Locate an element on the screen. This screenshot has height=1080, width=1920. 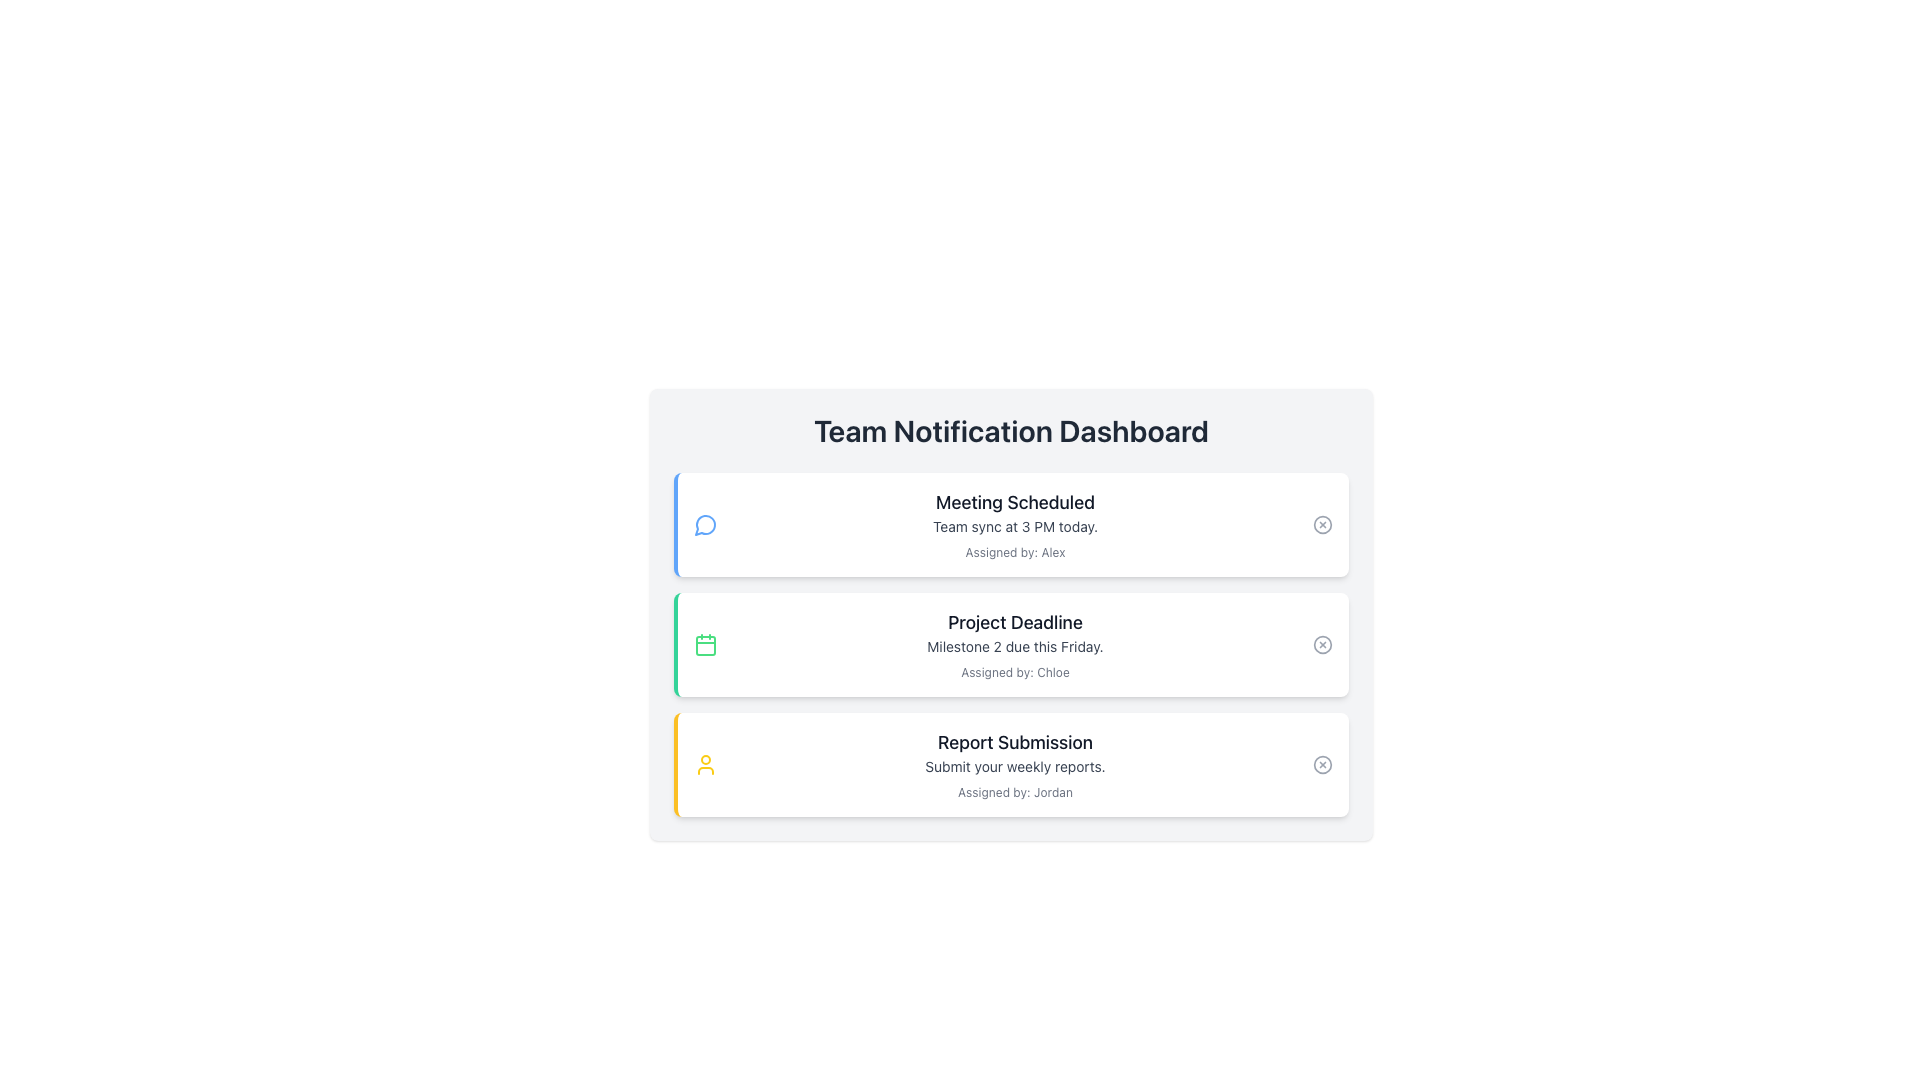
the Text information panel that prompts users to submit their weekly reports, located in the third row of the notification panel on the dashboard is located at coordinates (1015, 764).